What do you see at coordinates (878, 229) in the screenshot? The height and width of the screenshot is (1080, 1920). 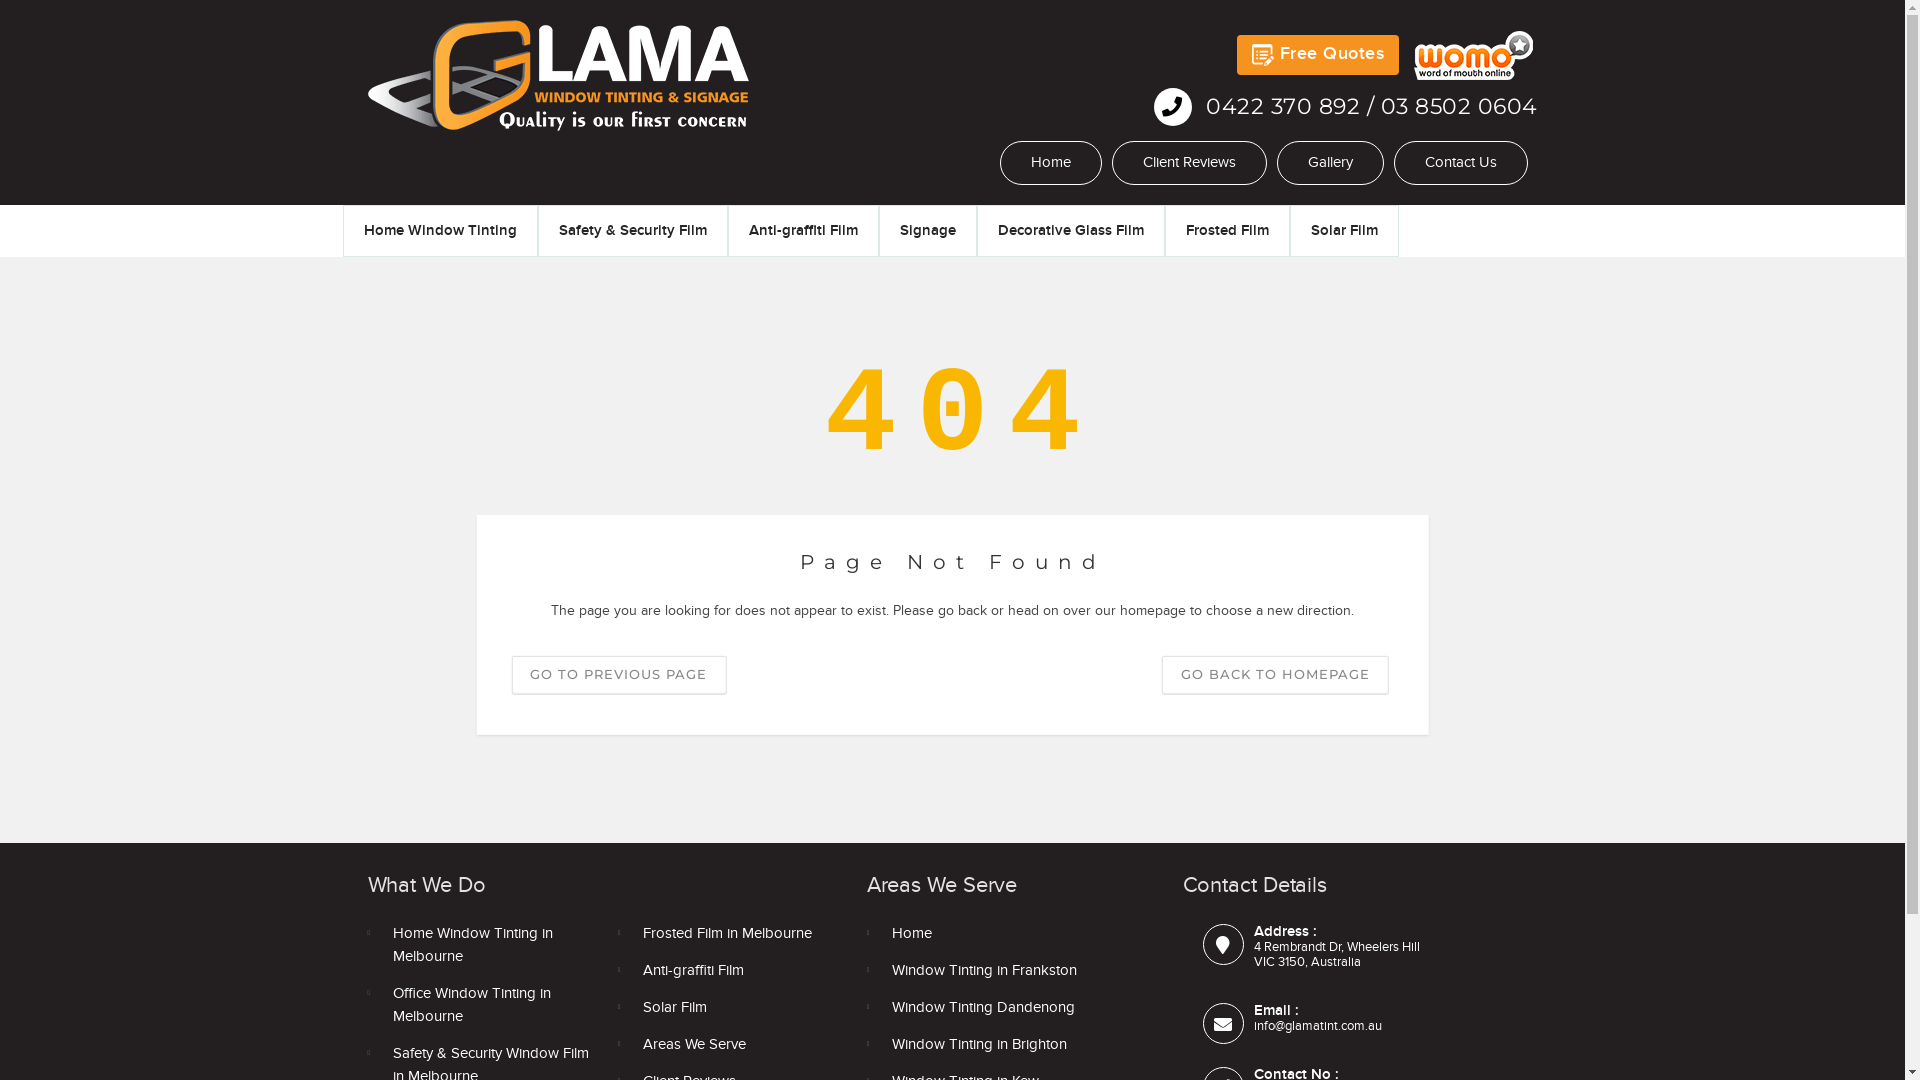 I see `'Signage'` at bounding box center [878, 229].